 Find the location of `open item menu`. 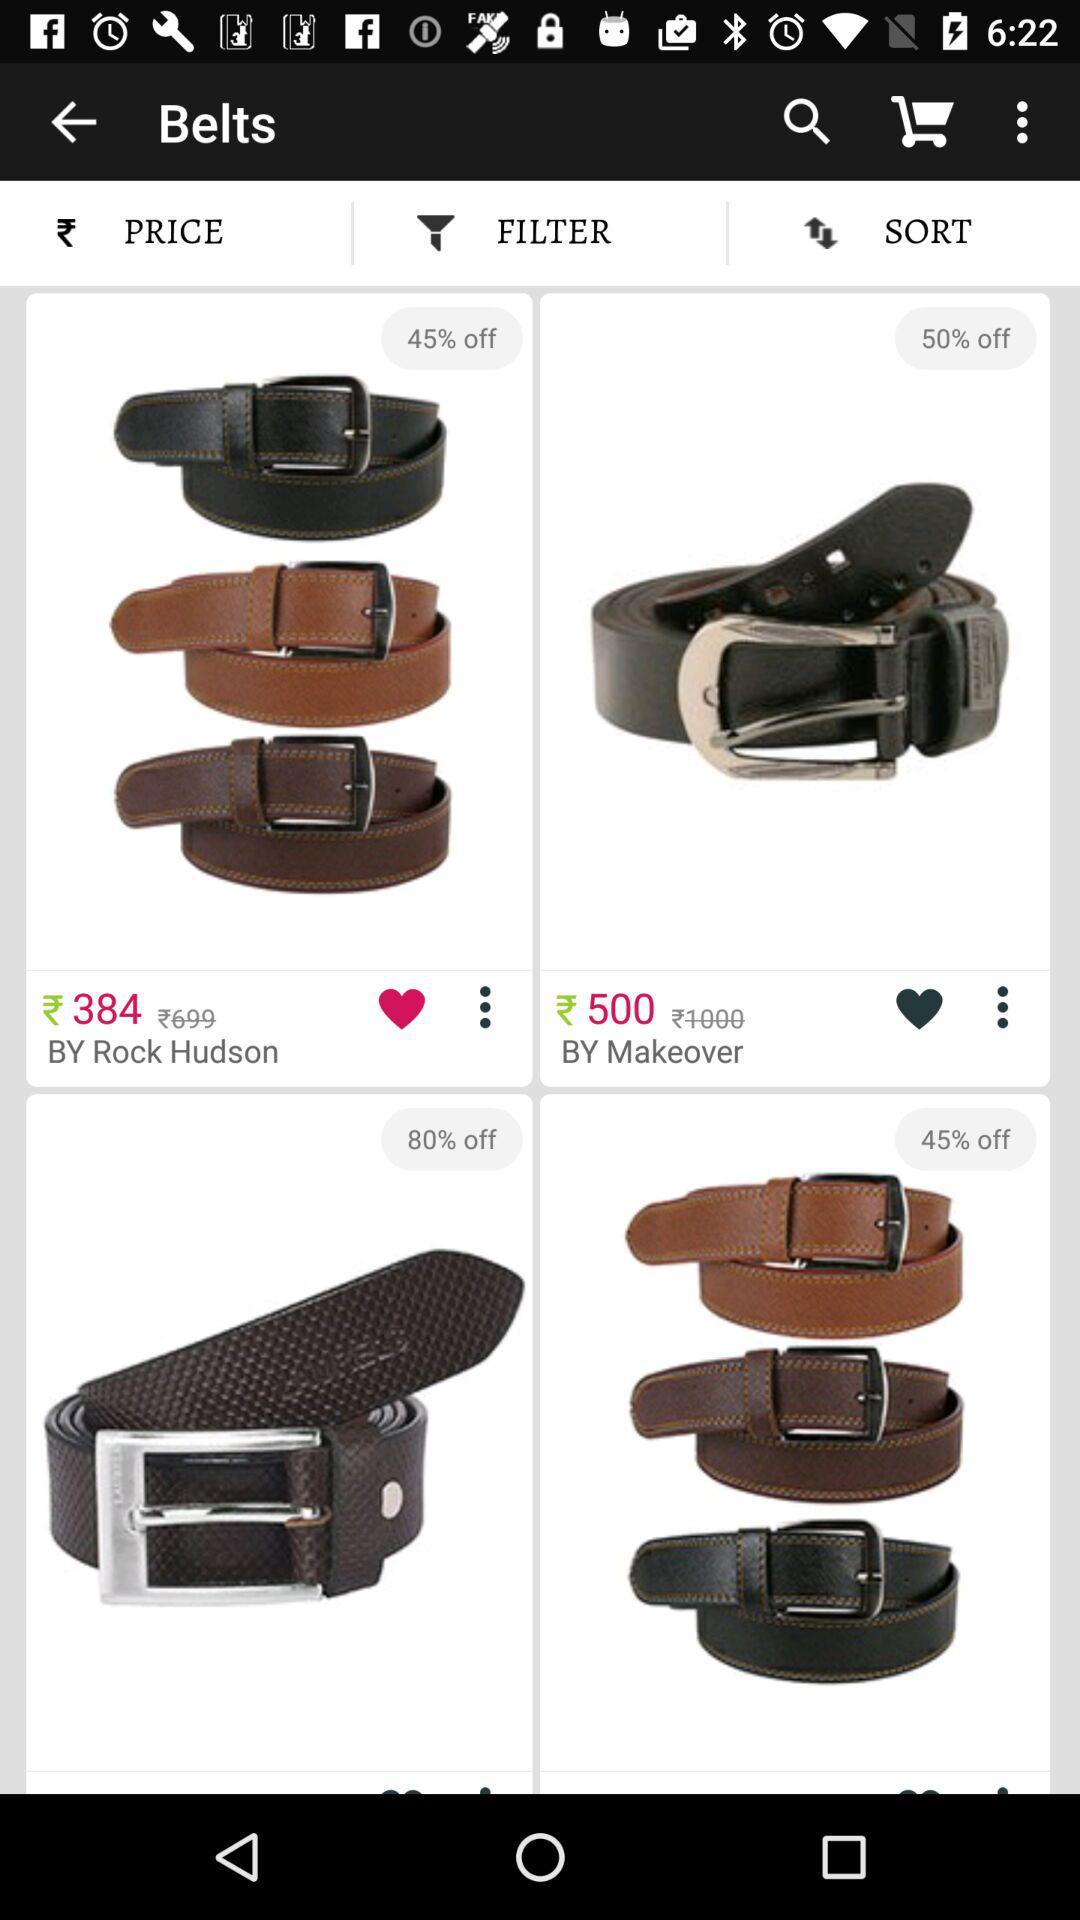

open item menu is located at coordinates (493, 1007).